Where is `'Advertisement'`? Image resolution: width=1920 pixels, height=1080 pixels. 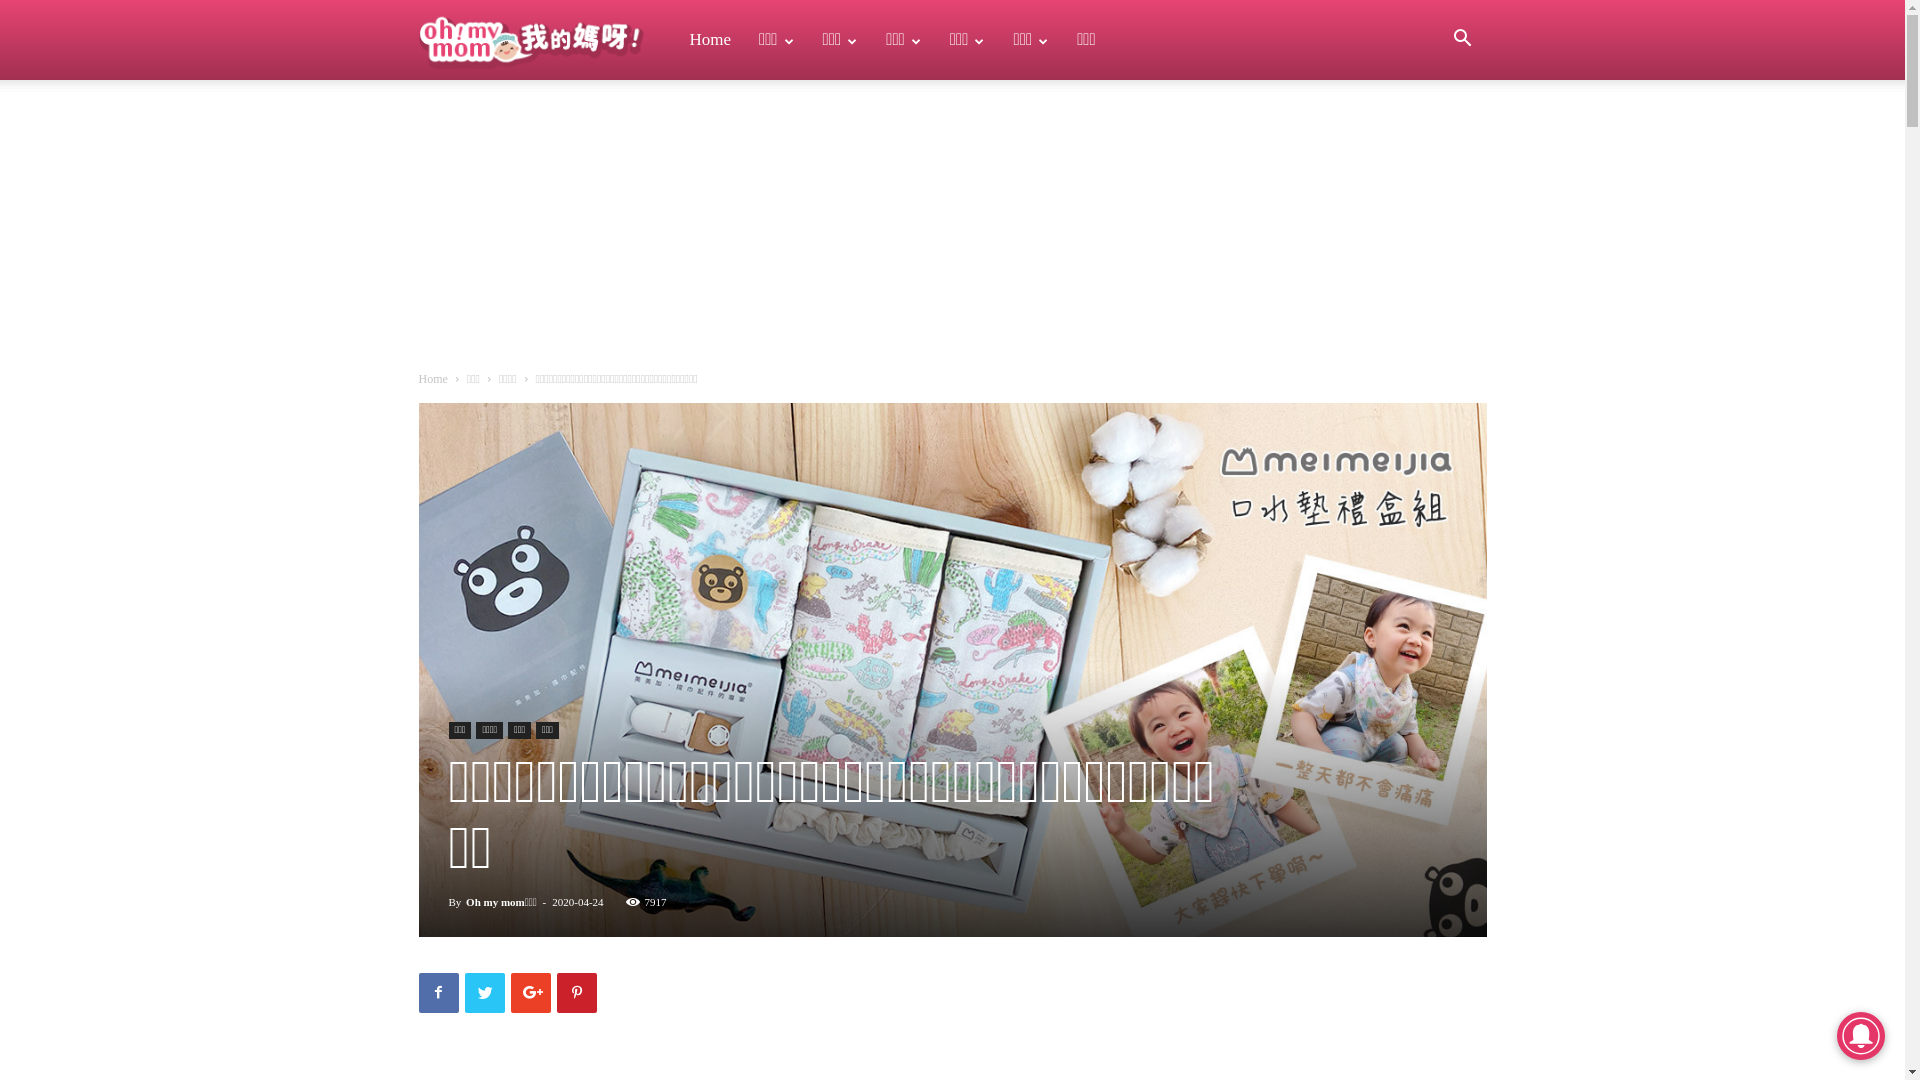
'Advertisement' is located at coordinates (466, 229).